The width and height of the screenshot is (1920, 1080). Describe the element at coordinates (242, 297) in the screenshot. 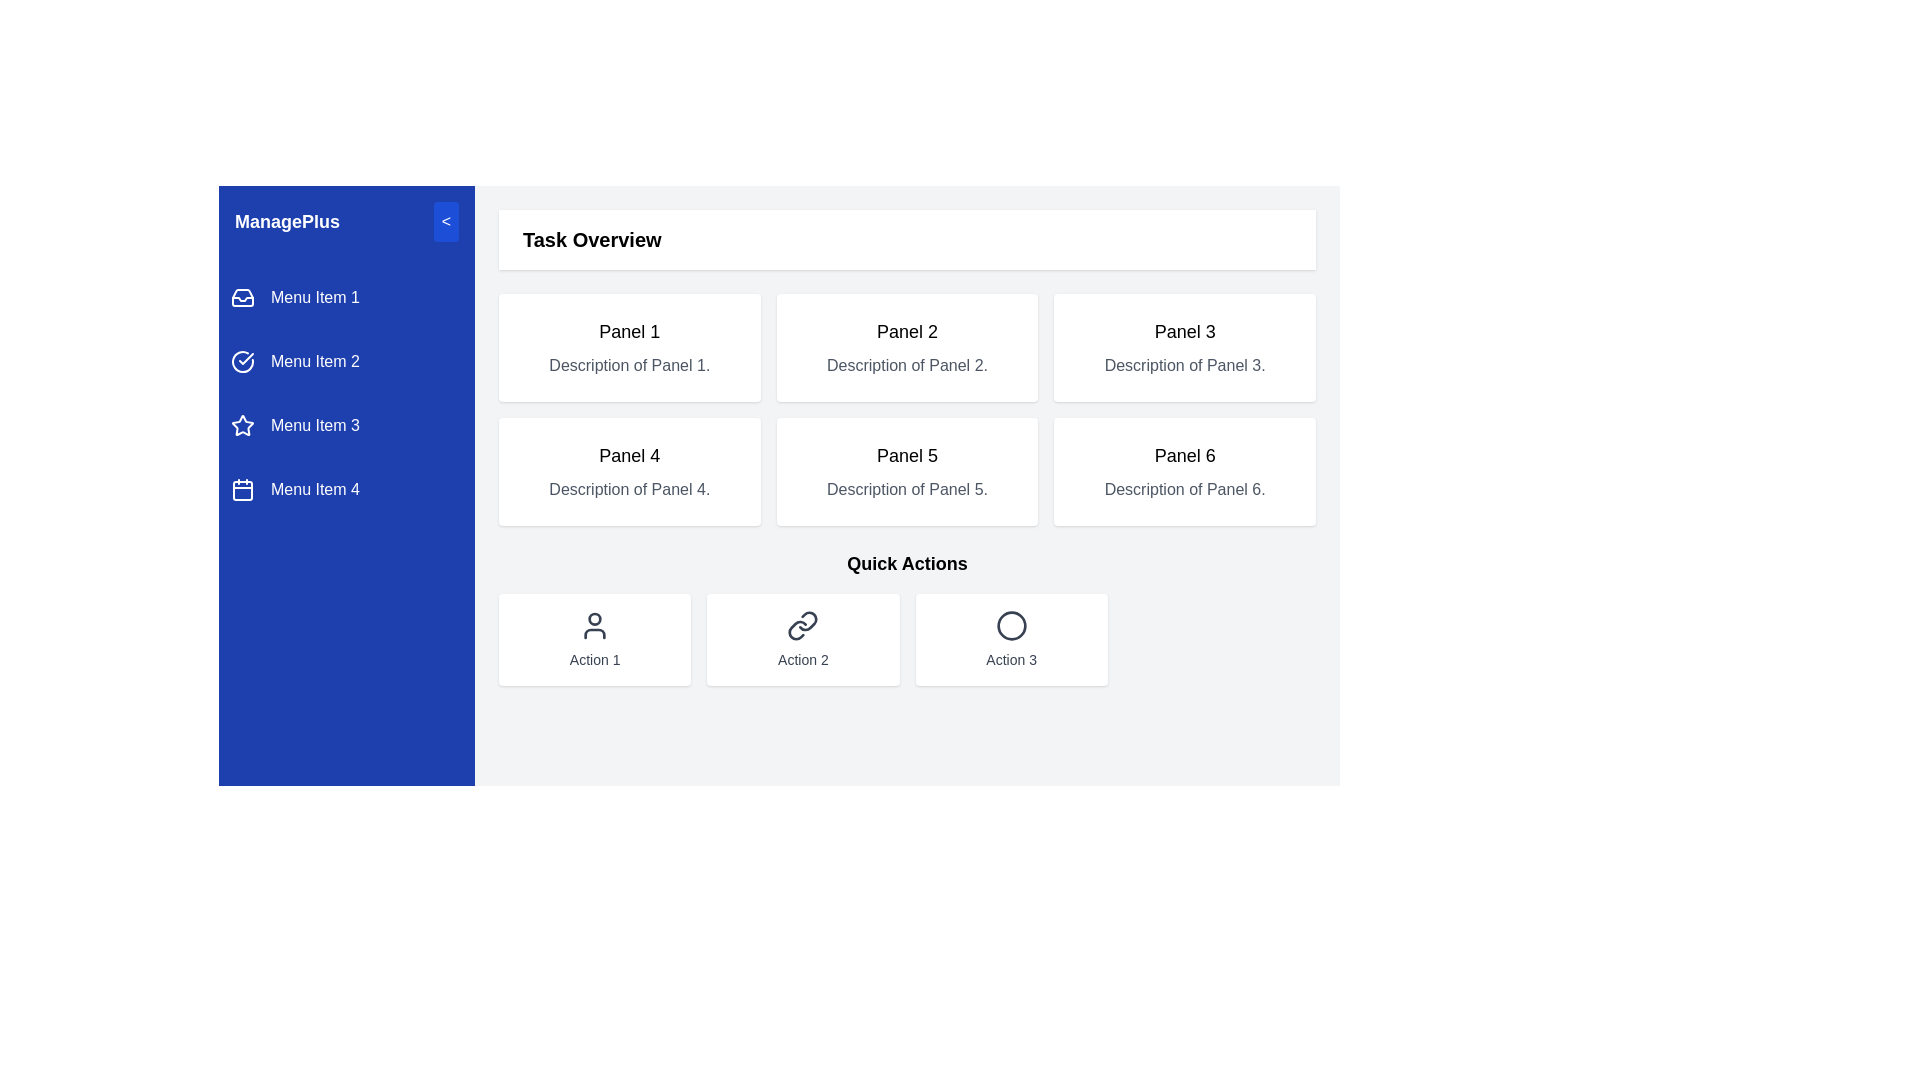

I see `the Vector graphic icon resembling a stylized inbox in the sidebar navigation menu, specifically the first menu item titled 'Menu Item 1'` at that location.